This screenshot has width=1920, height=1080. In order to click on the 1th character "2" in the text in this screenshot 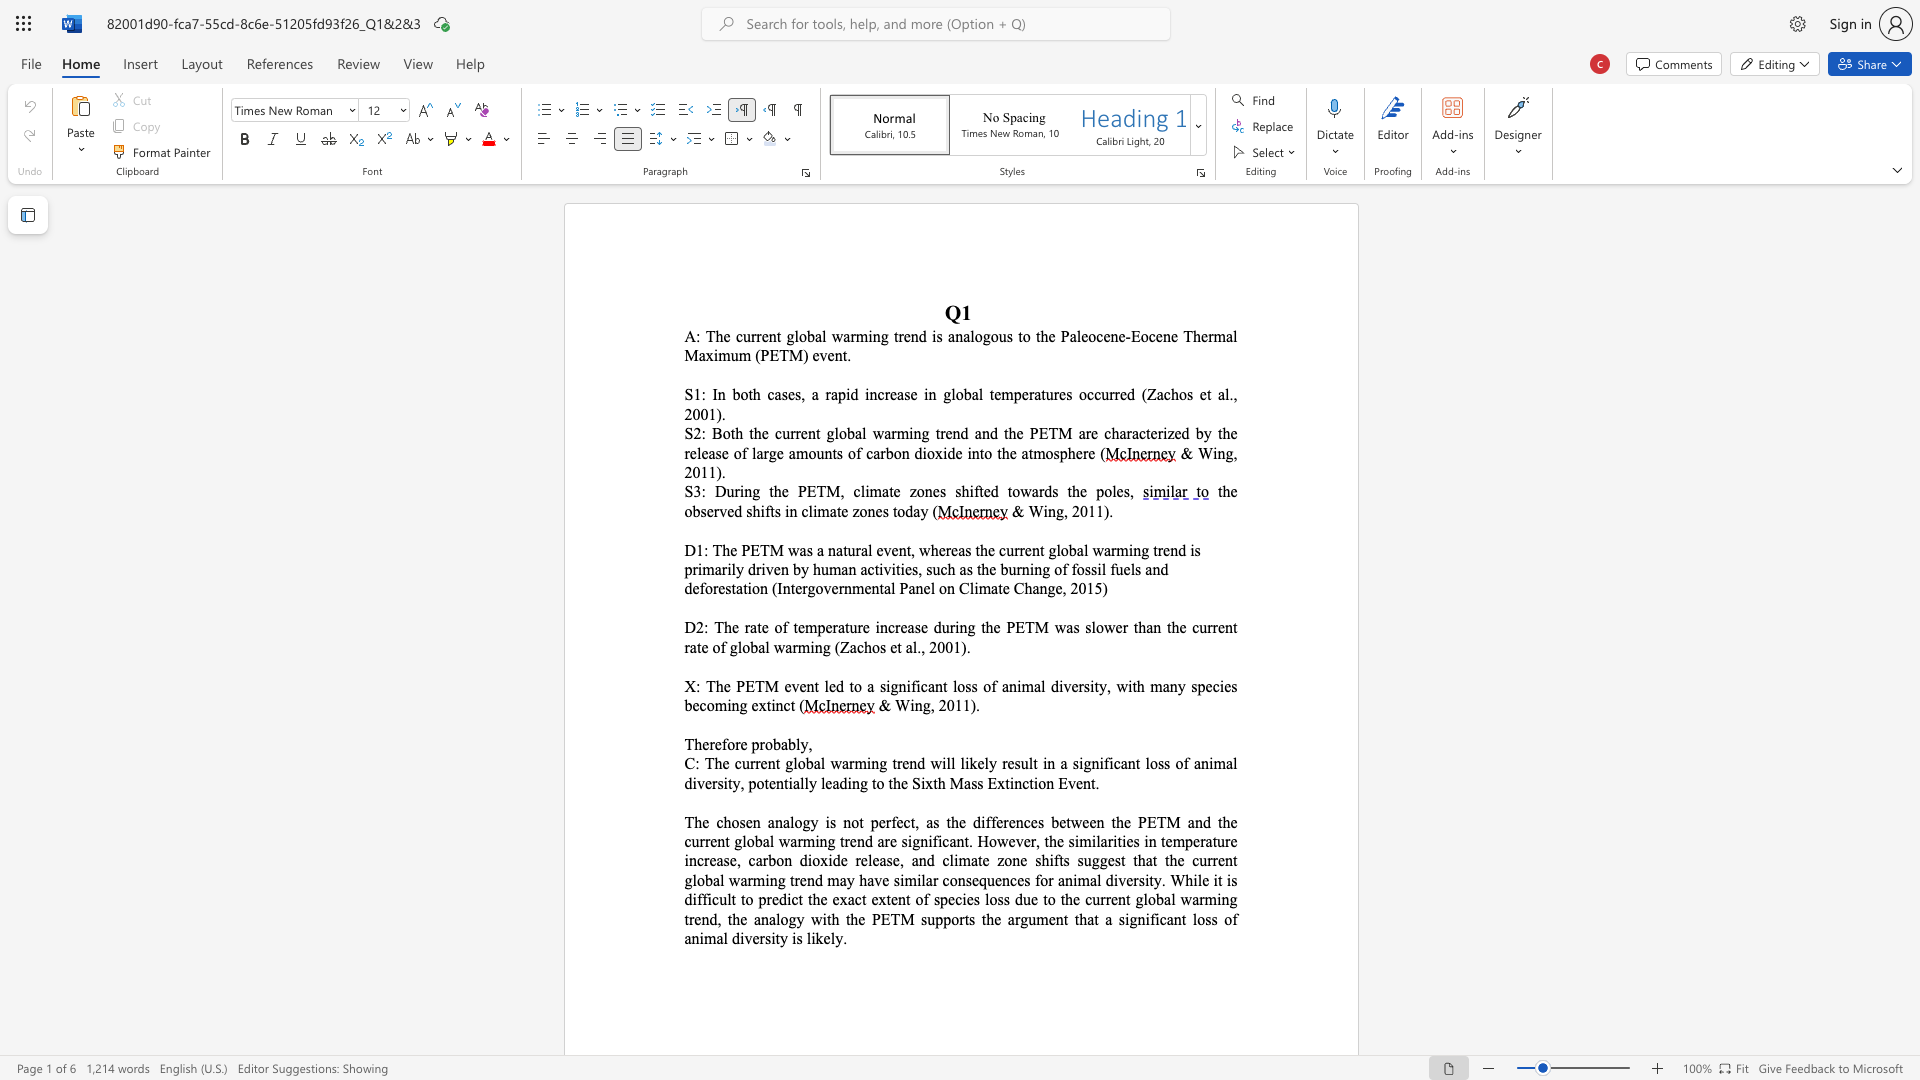, I will do `click(688, 472)`.